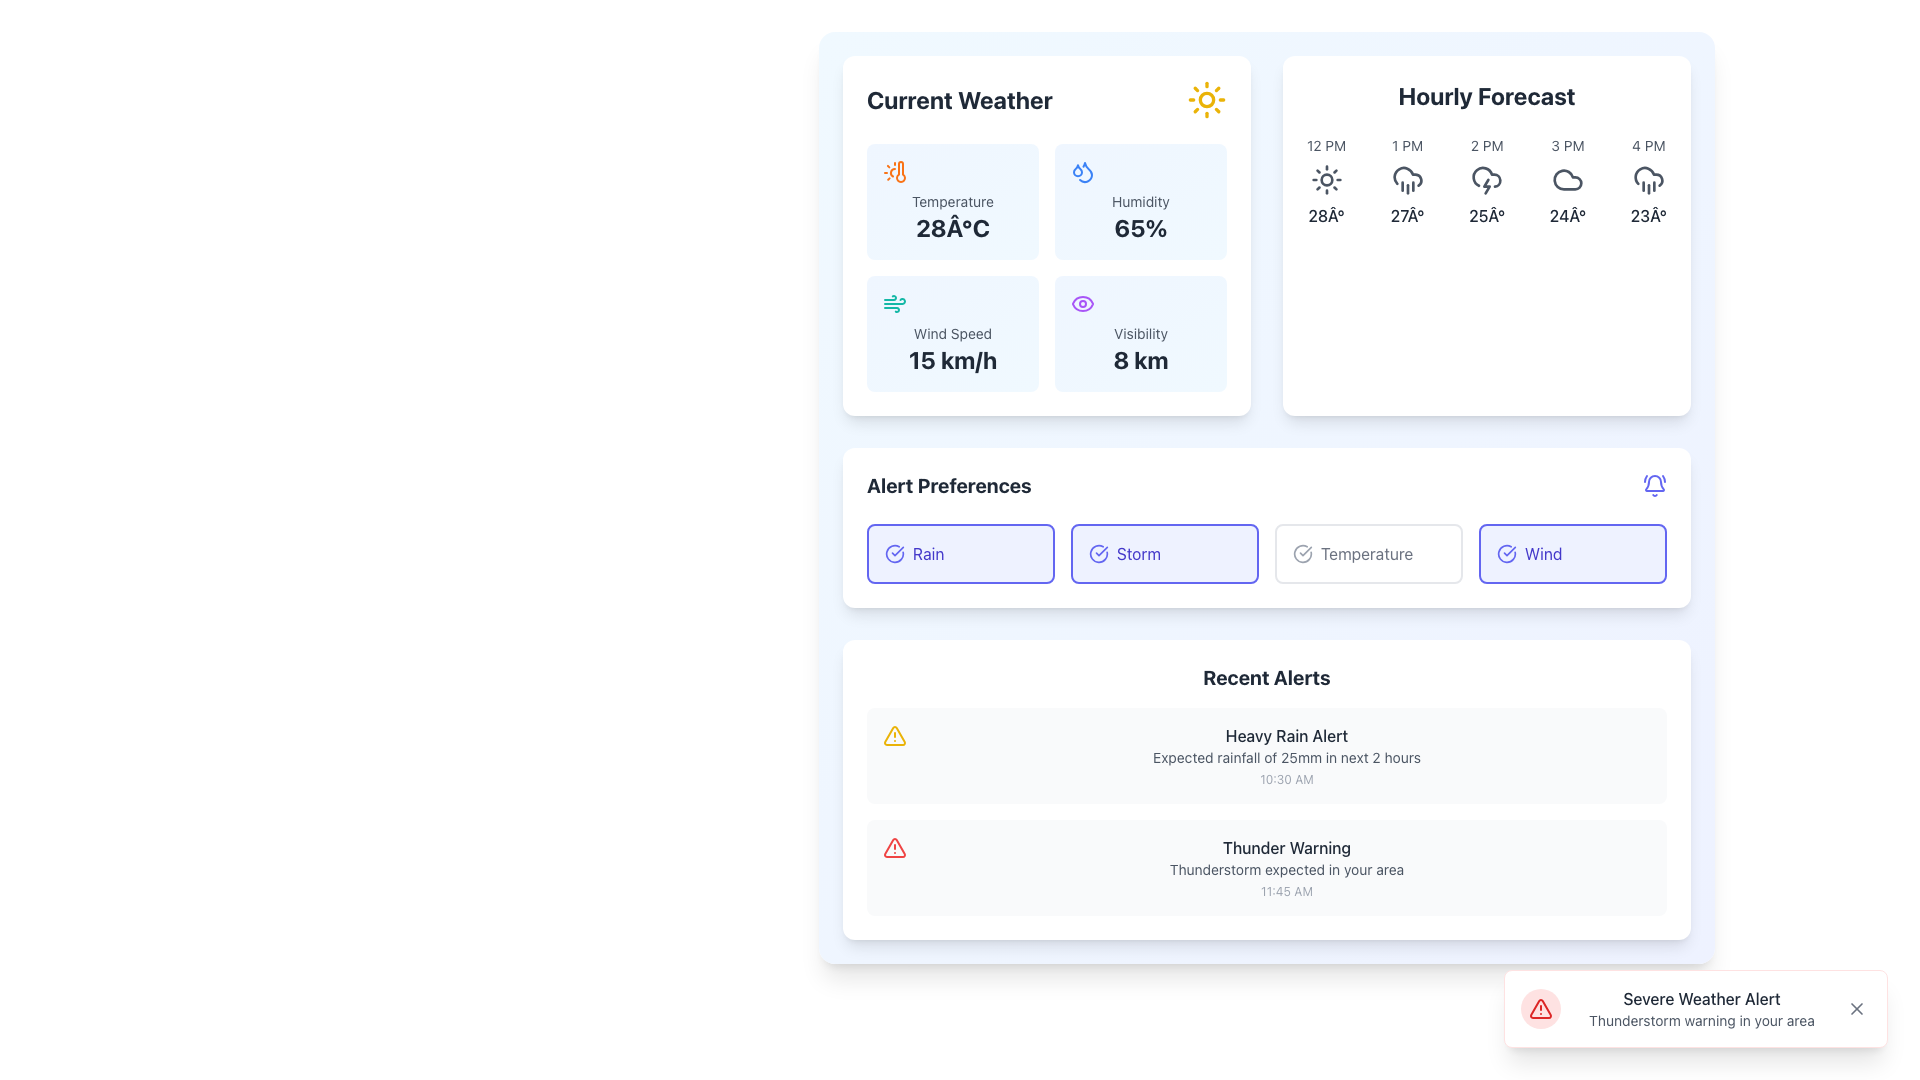 The height and width of the screenshot is (1080, 1920). What do you see at coordinates (948, 486) in the screenshot?
I see `the Text Header labeled 'Alert Preferences' which is prominently displayed in bold and dark gray above the buttons for Rain, Storm, Temperature, and Wind` at bounding box center [948, 486].